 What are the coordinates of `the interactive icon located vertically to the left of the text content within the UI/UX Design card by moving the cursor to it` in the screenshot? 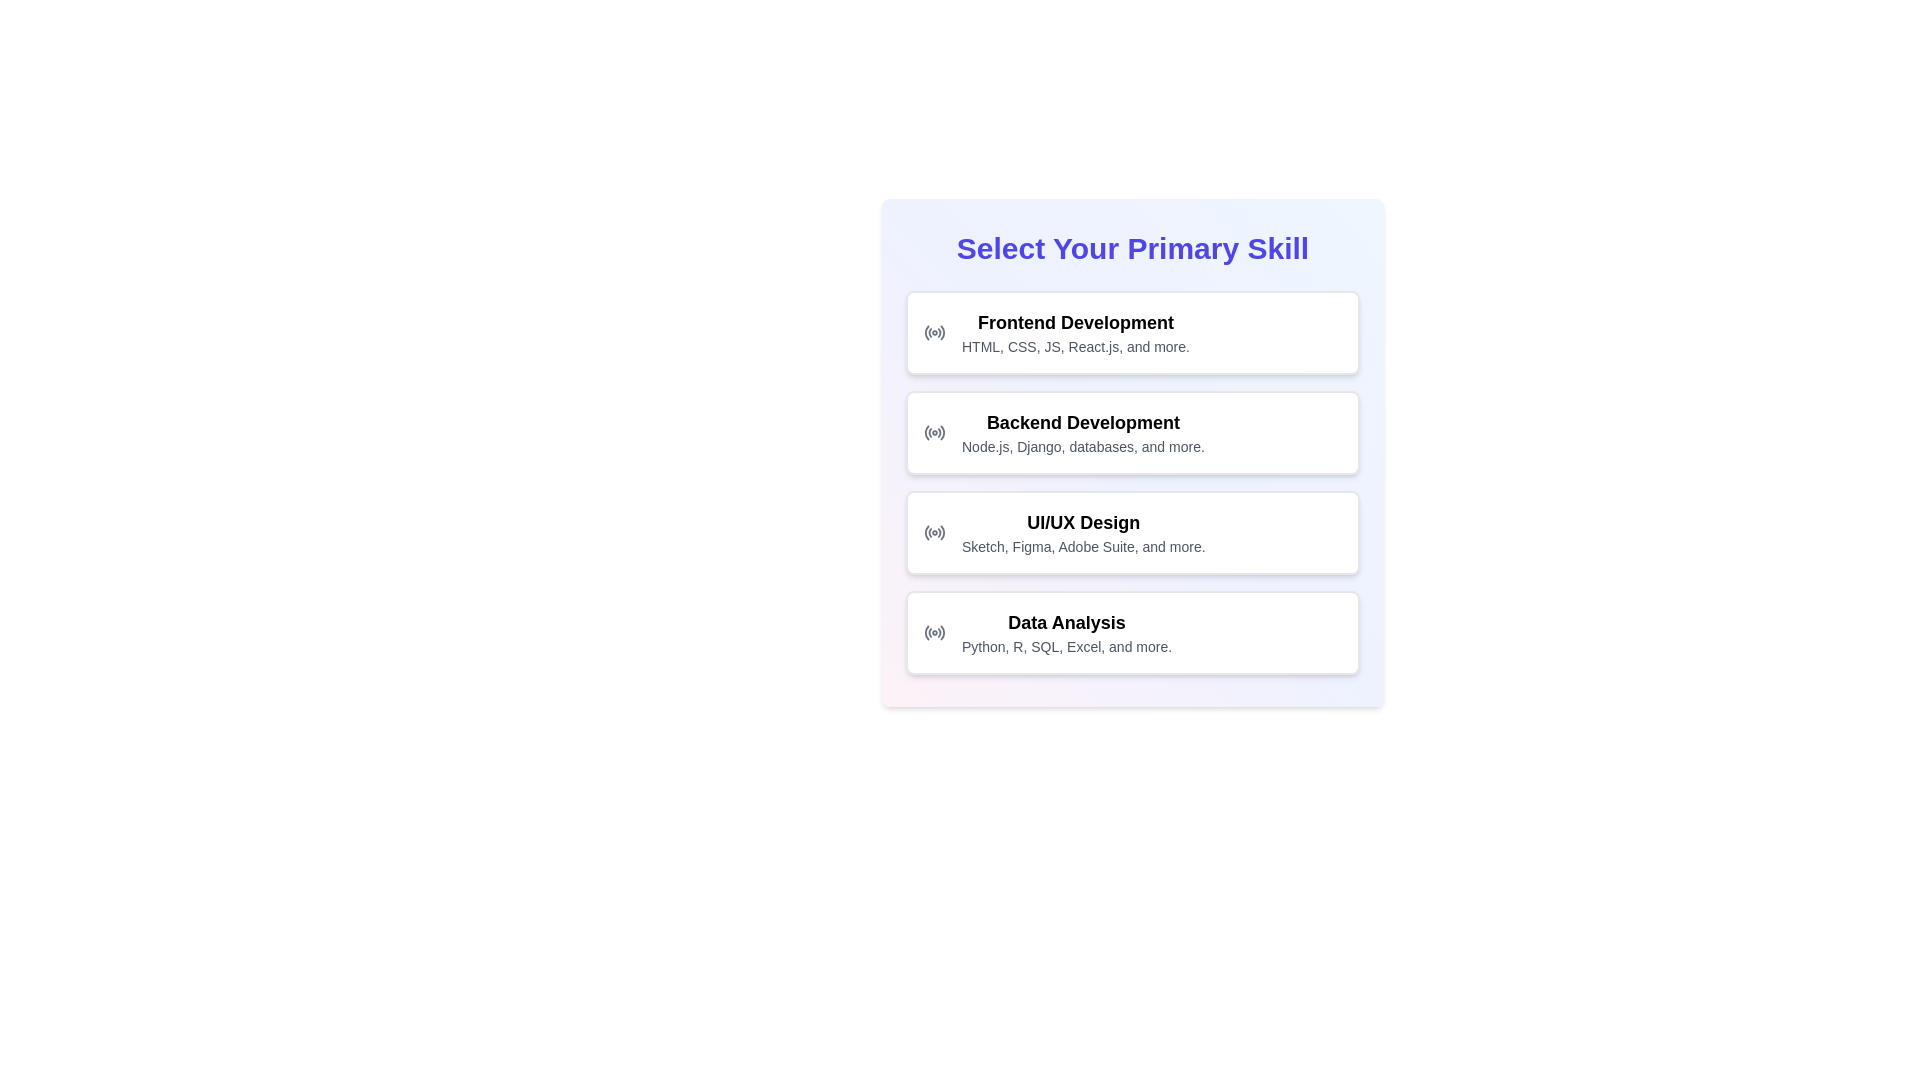 It's located at (934, 531).